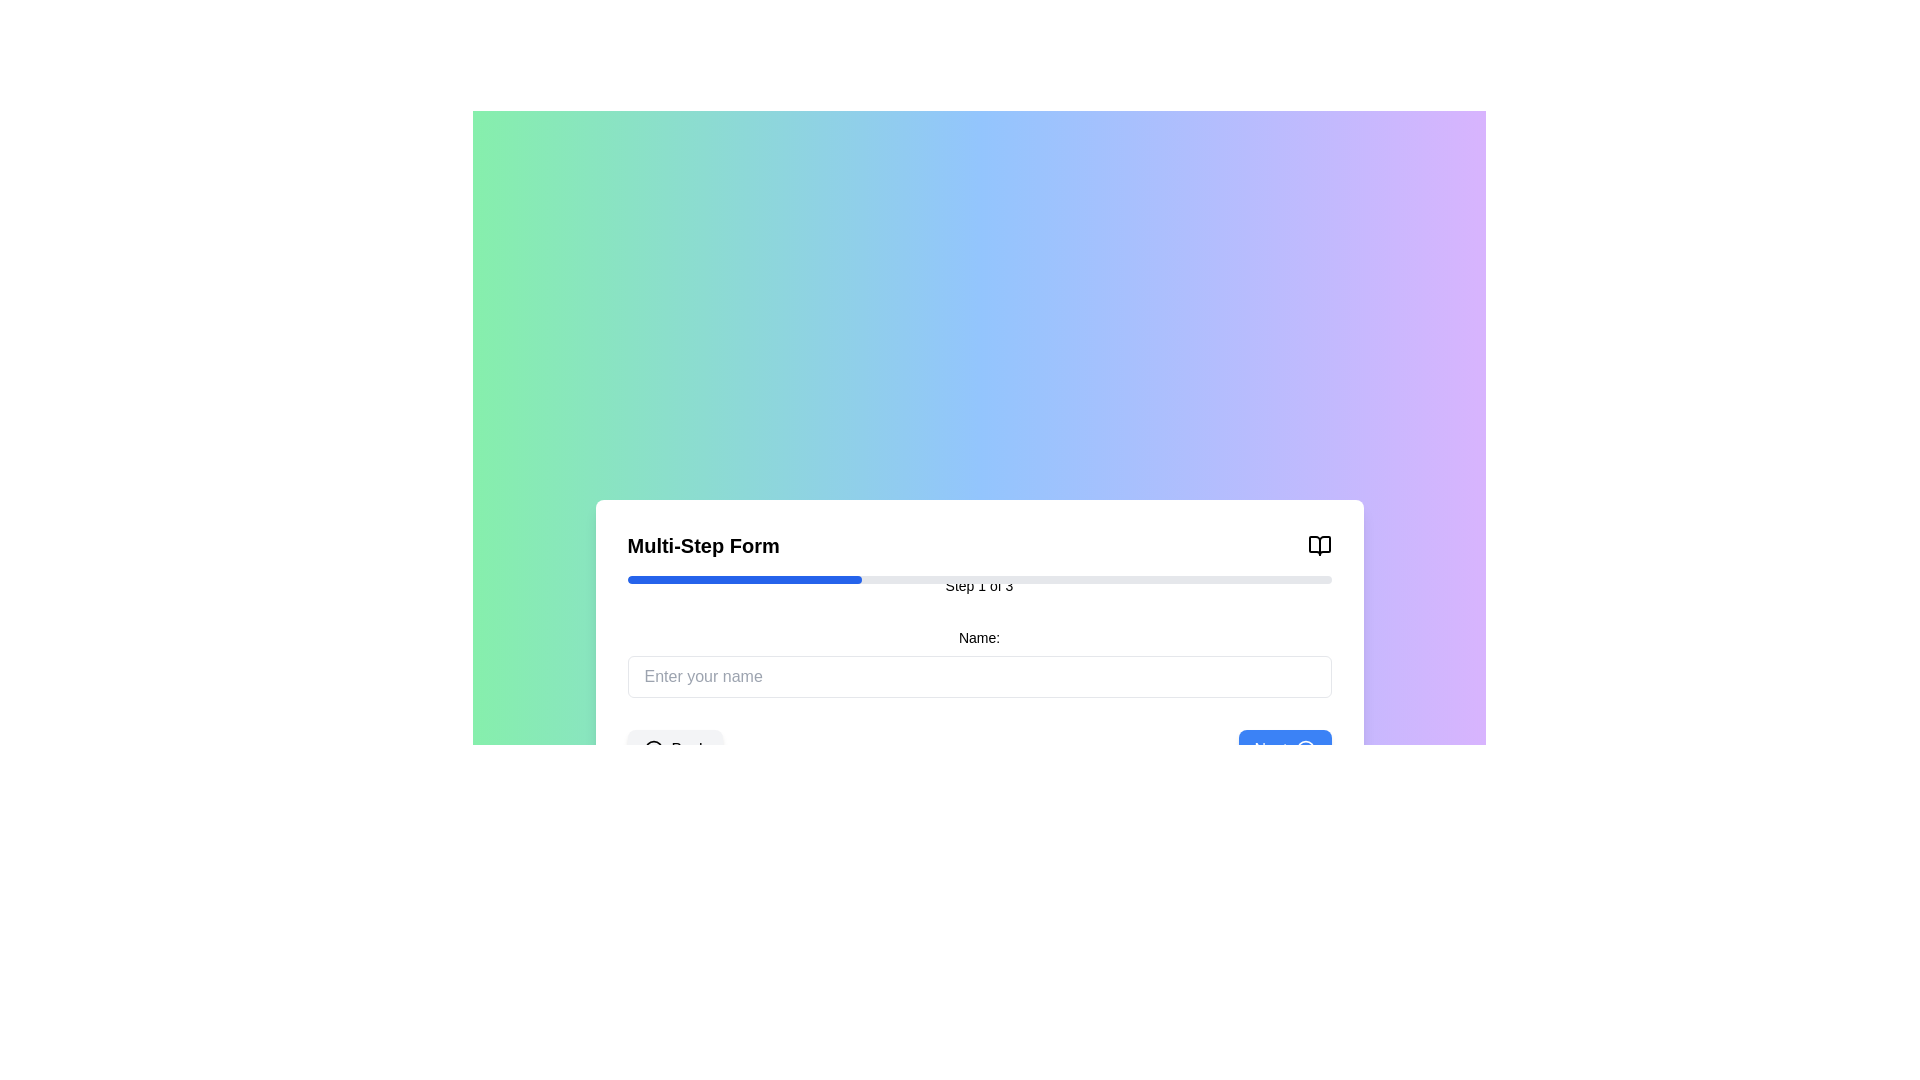 Image resolution: width=1920 pixels, height=1080 pixels. I want to click on the rightward-pointing arrow icon within the blue rounded rectangle button labeled 'Next', located at the far right of the button, so click(1305, 749).